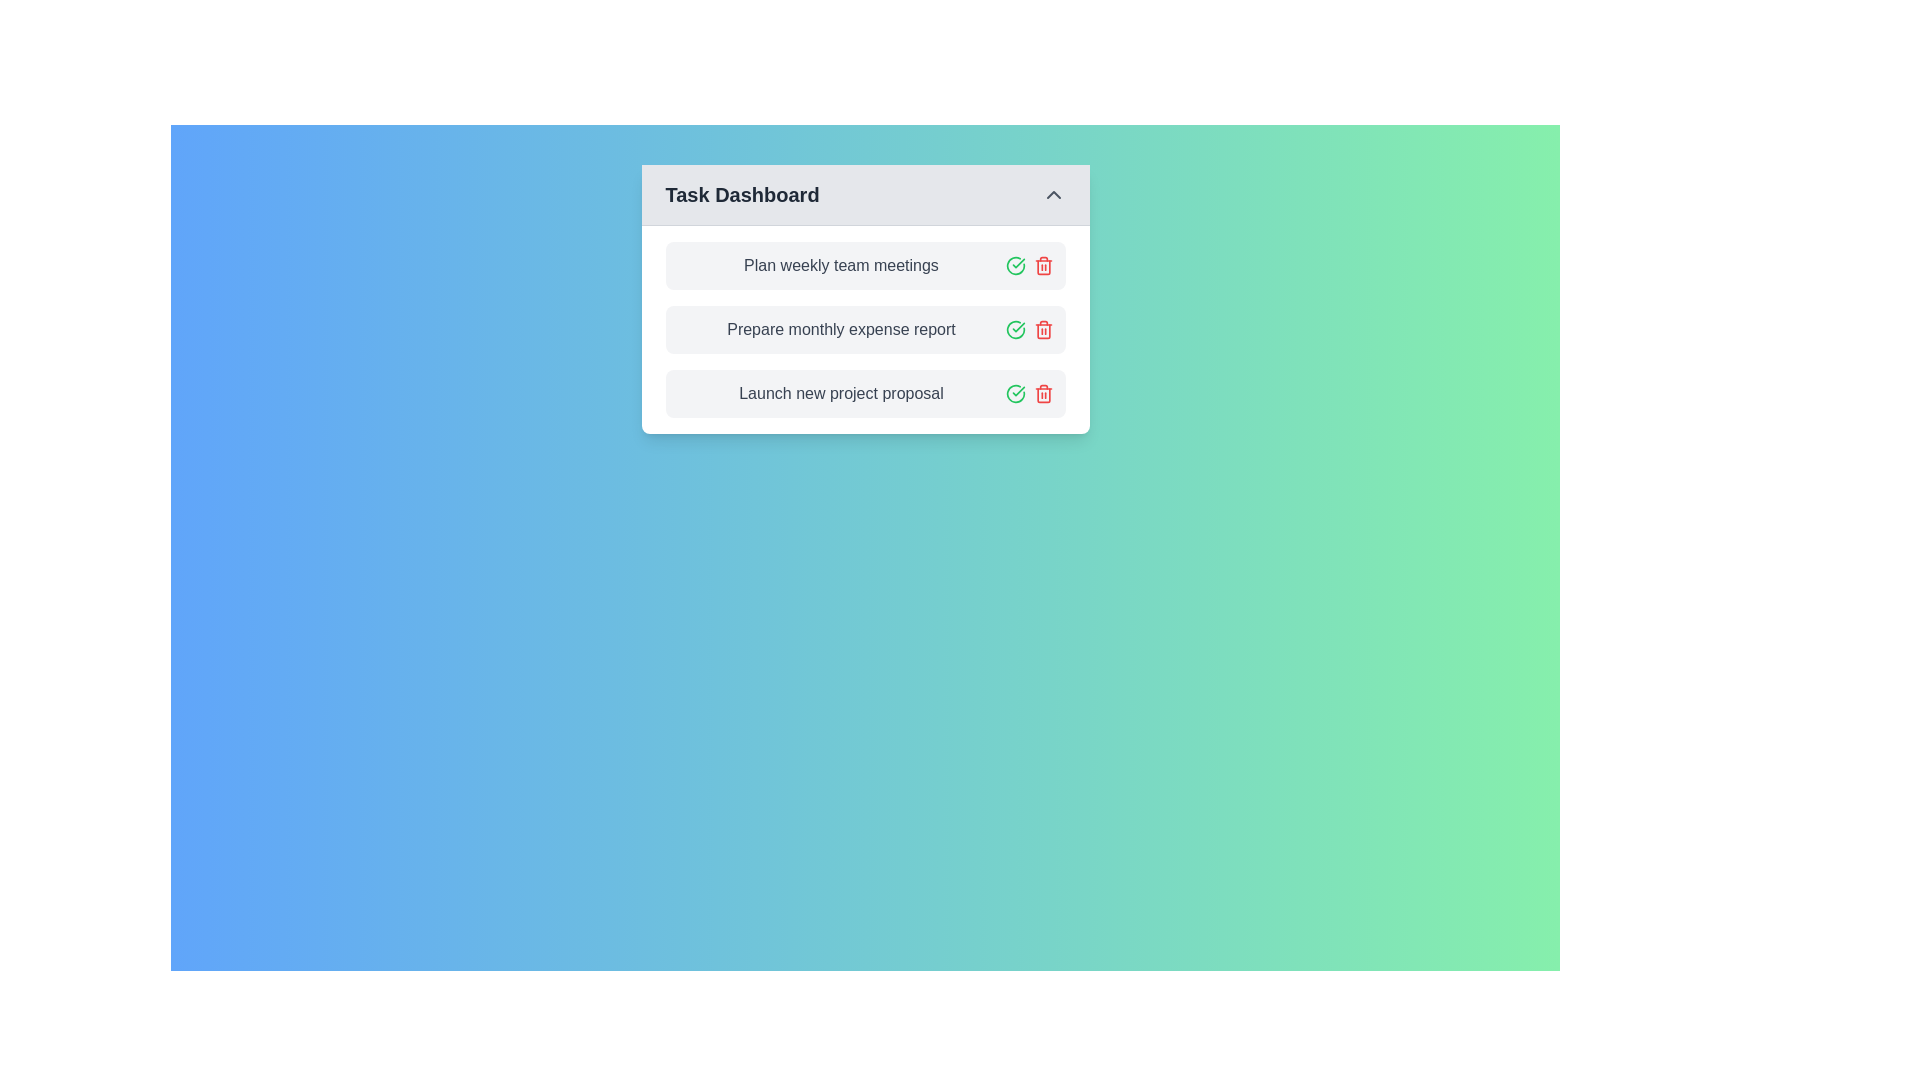 Image resolution: width=1920 pixels, height=1080 pixels. What do you see at coordinates (1015, 393) in the screenshot?
I see `on the icon in the rightmost column of the last row next` at bounding box center [1015, 393].